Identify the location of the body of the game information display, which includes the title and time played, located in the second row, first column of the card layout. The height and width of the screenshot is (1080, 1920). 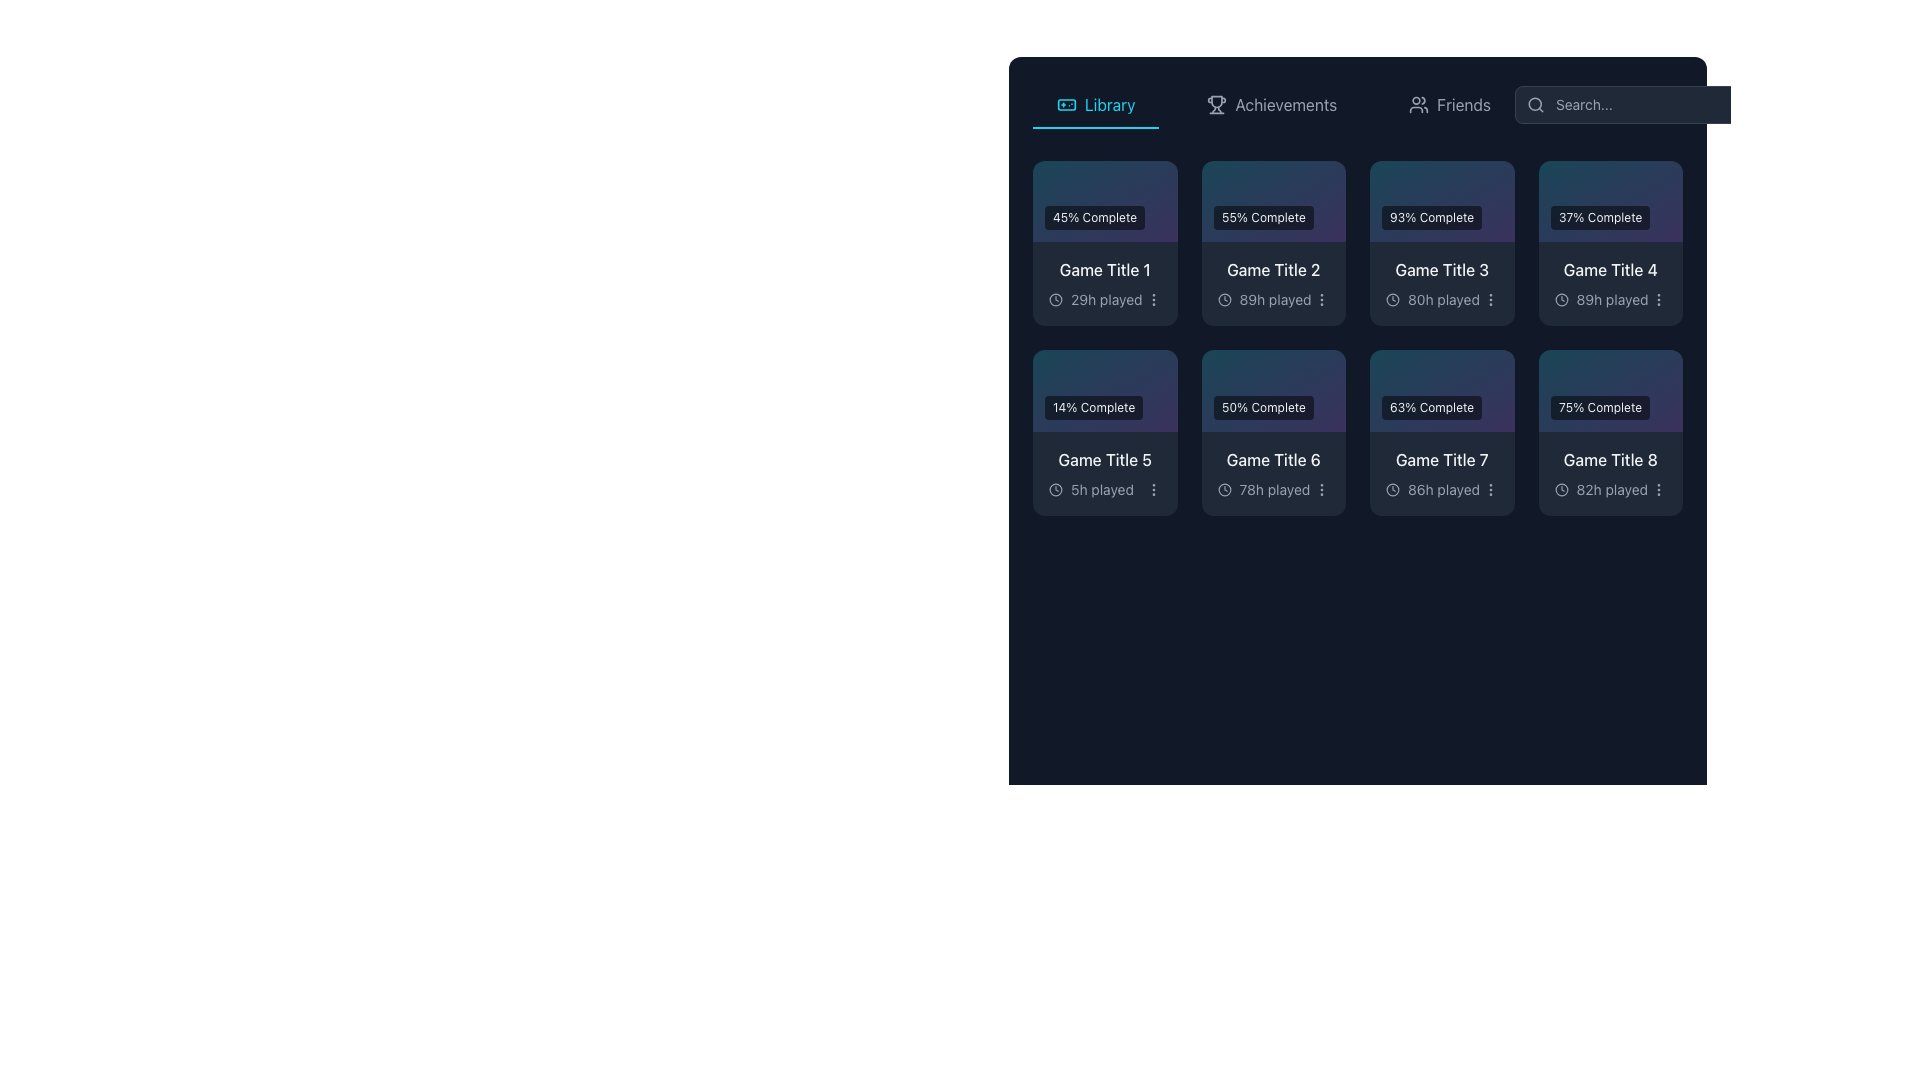
(1104, 473).